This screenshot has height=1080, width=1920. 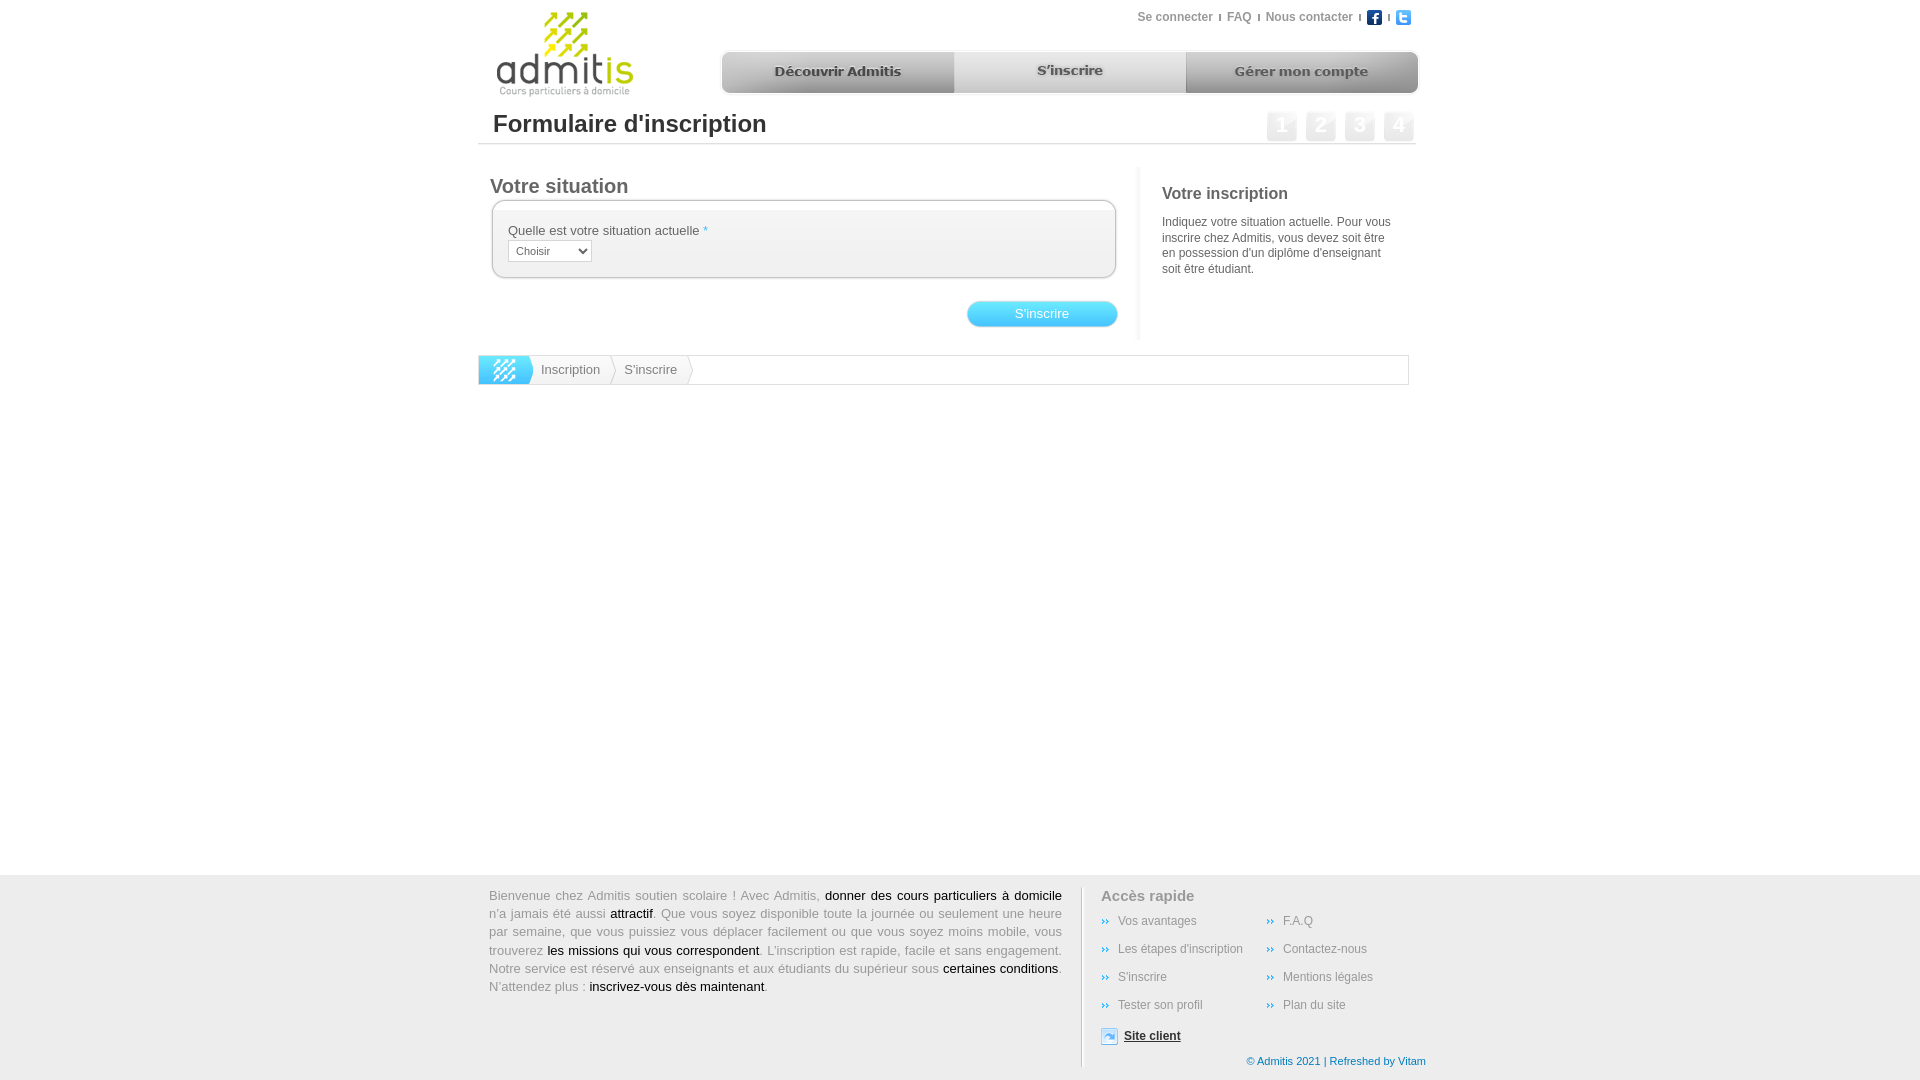 What do you see at coordinates (1237, 16) in the screenshot?
I see `'FAQ'` at bounding box center [1237, 16].